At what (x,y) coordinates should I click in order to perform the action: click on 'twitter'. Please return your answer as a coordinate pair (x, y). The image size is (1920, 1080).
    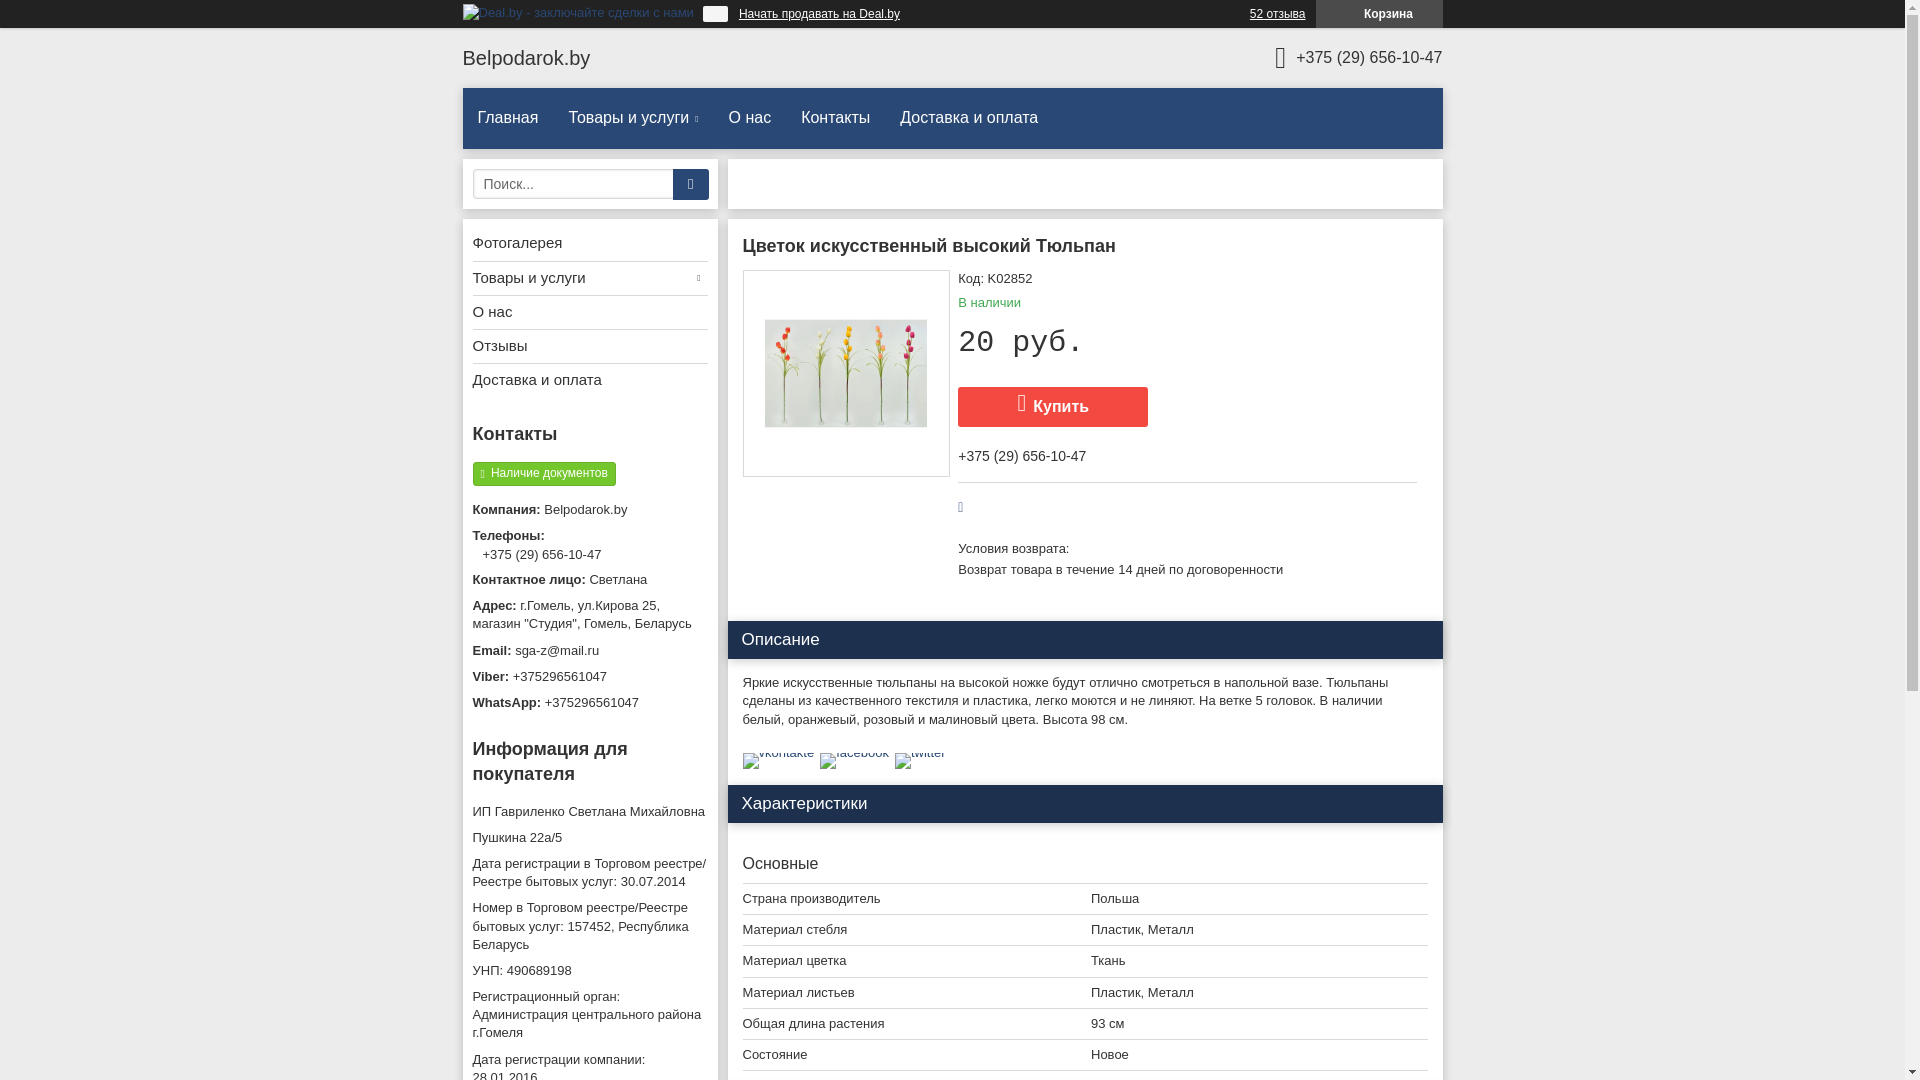
    Looking at the image, I should click on (919, 752).